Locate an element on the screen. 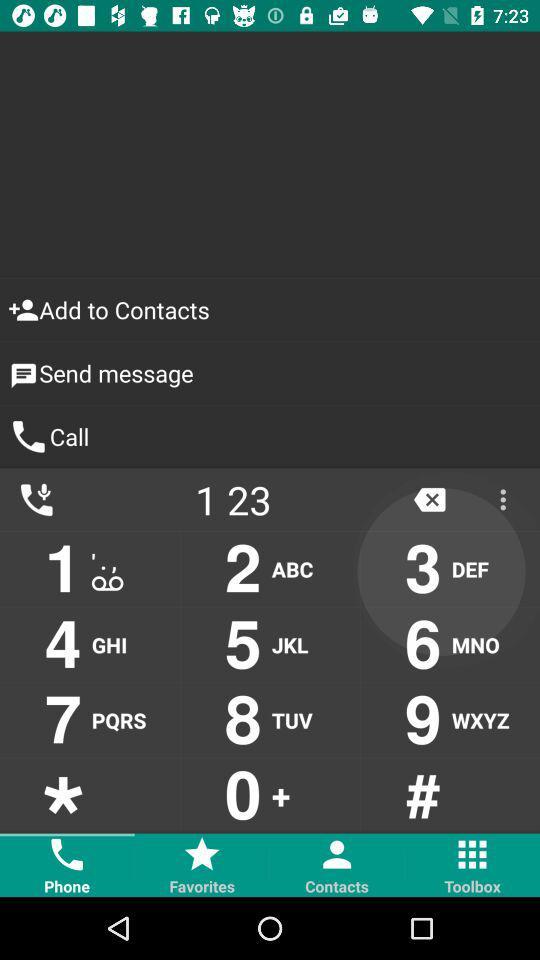  icon below call is located at coordinates (428, 498).